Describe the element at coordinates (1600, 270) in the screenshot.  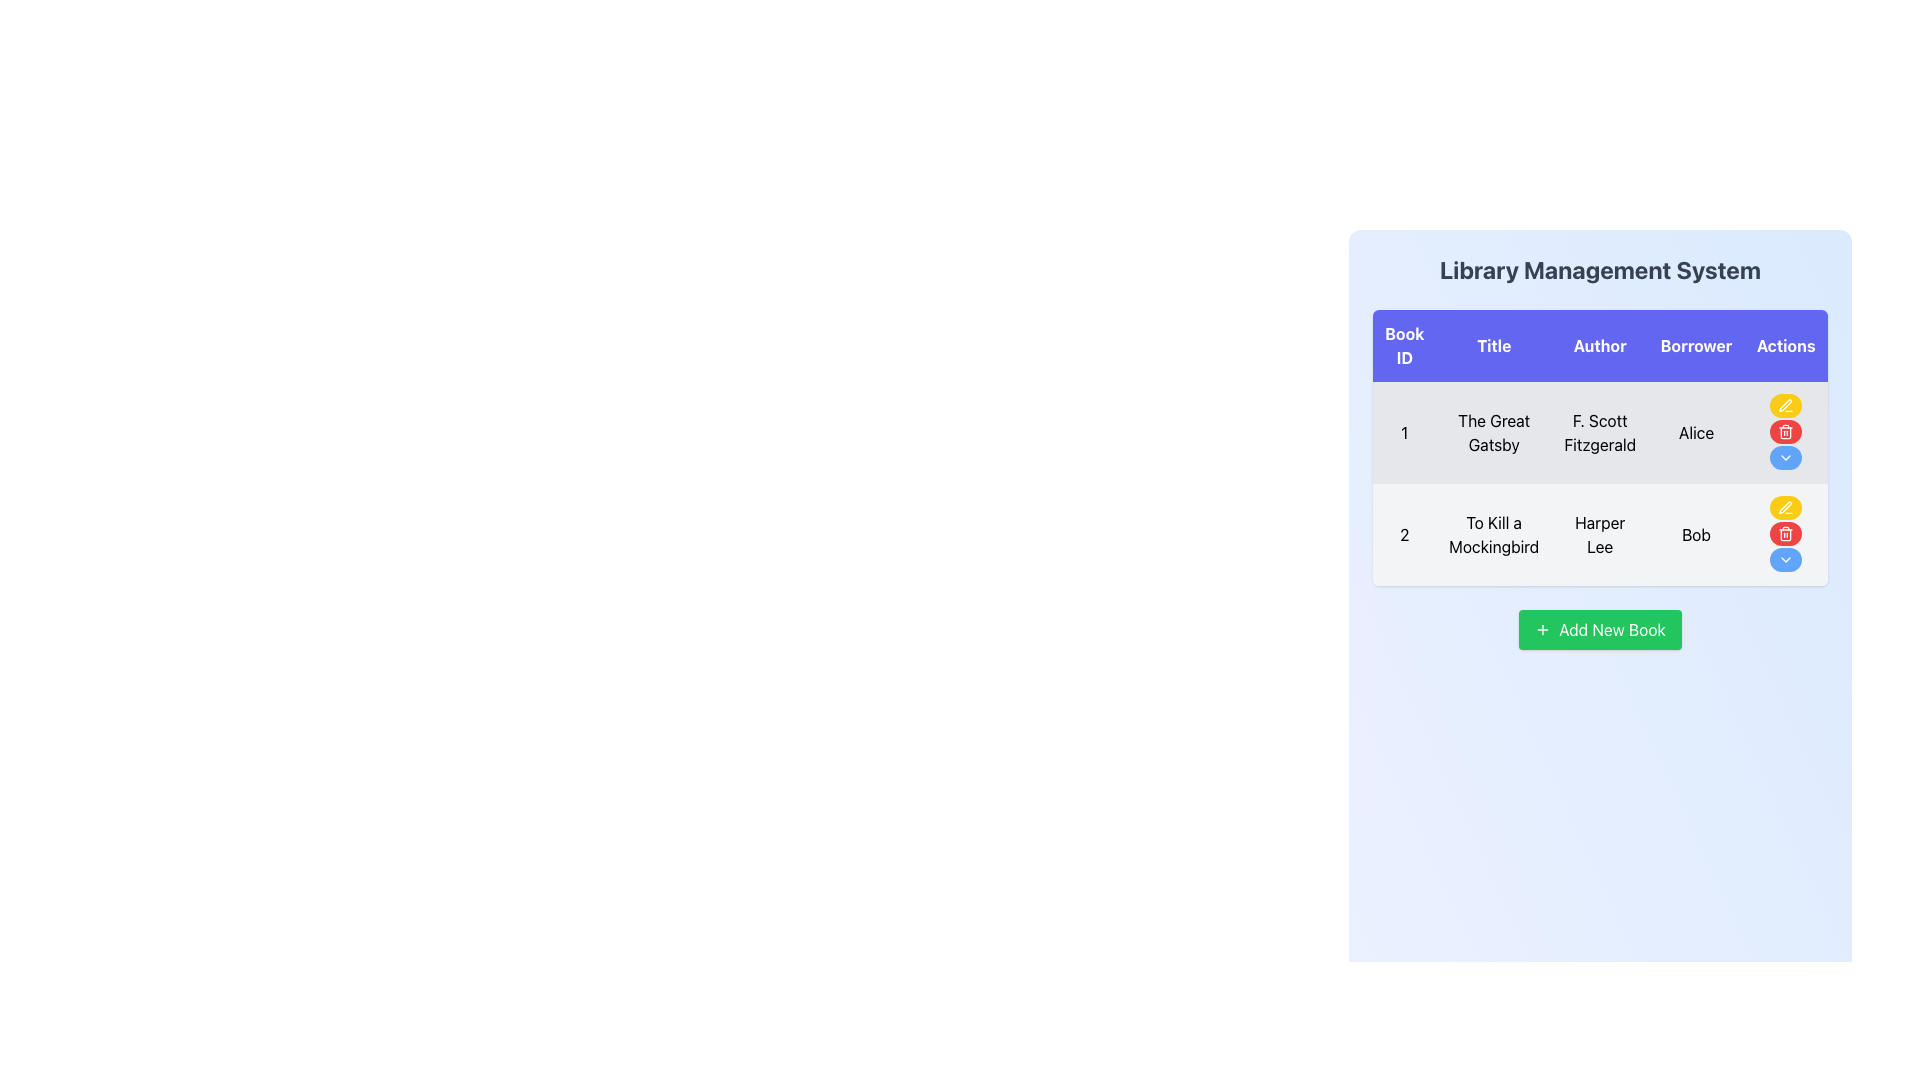
I see `the Text Heading for the Library Management System, which is positioned at the top of a section above a table layout and centered horizontally within a gradient background` at that location.